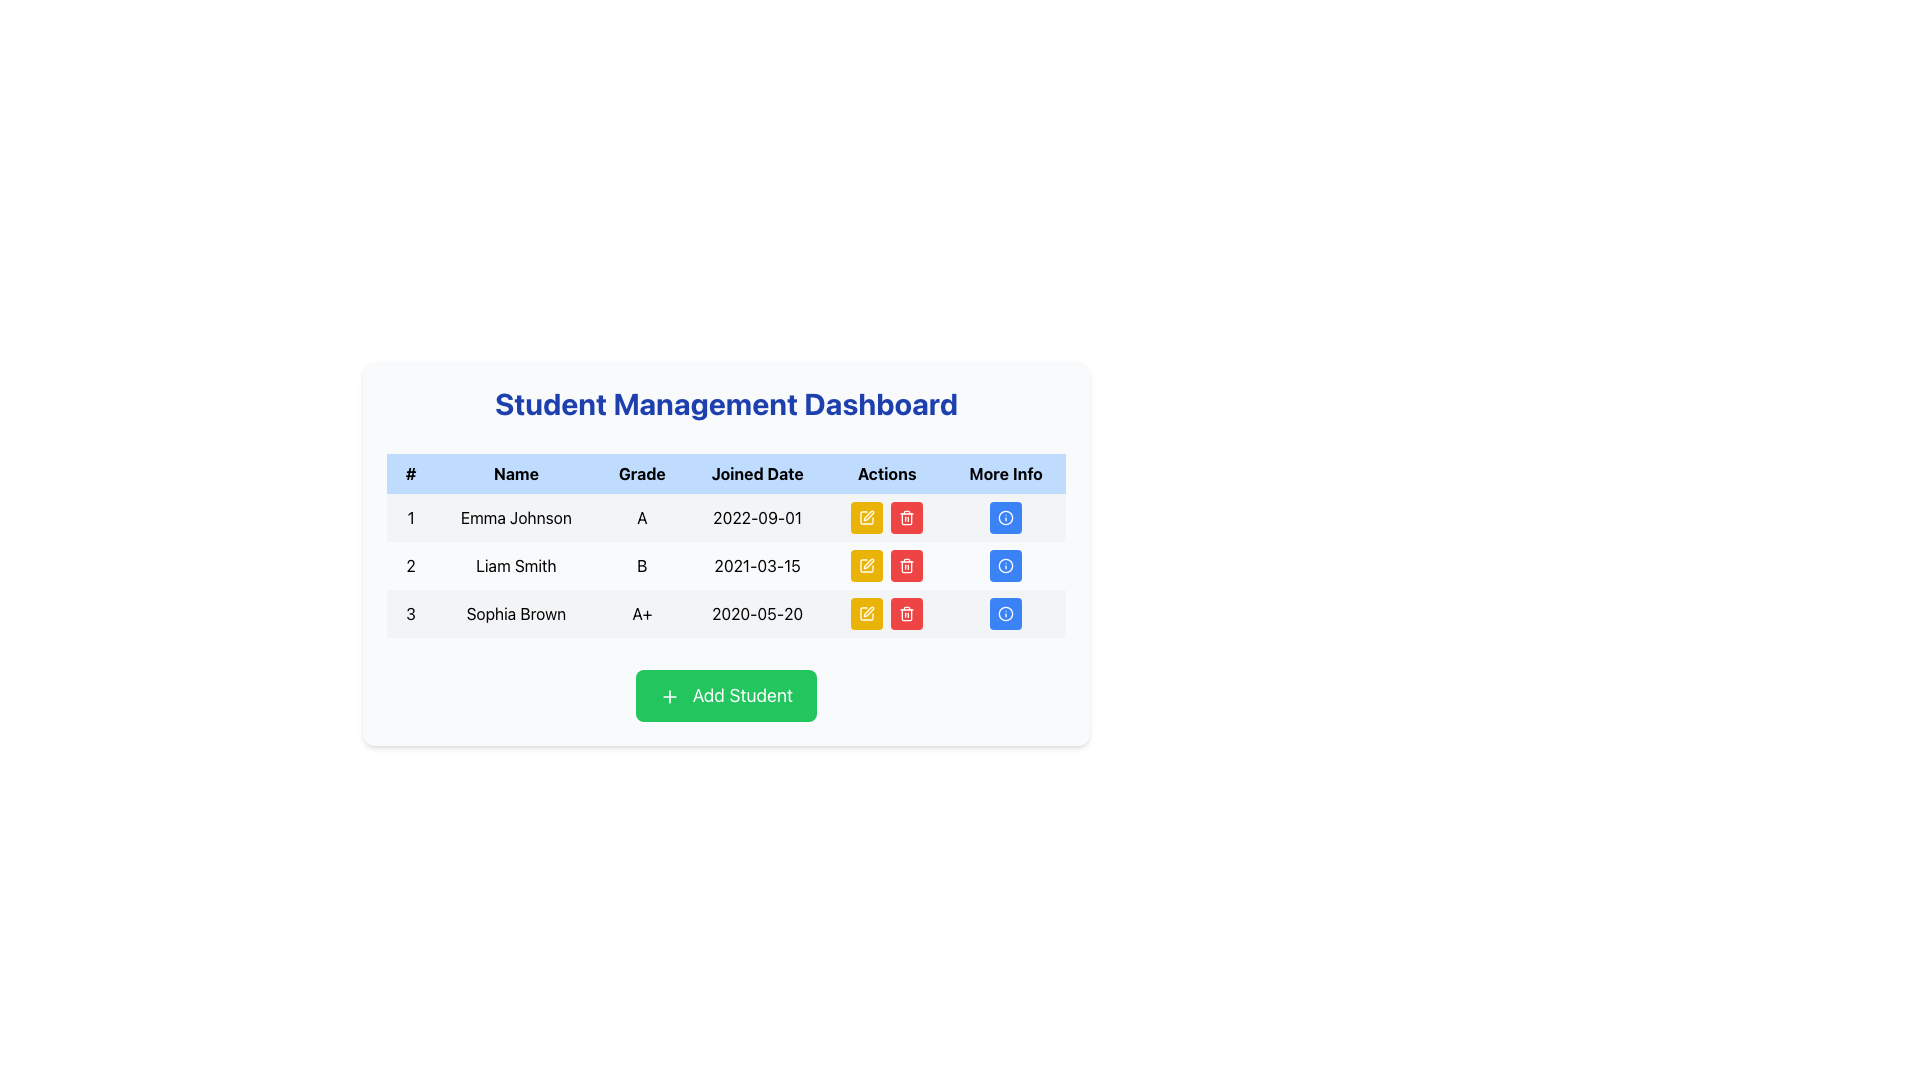 The image size is (1920, 1080). Describe the element at coordinates (1006, 612) in the screenshot. I see `the blue circular button with a white border and info icon at its center, located at the far-right of the row for 'Sophia Brown' under the 'More Info' column` at that location.